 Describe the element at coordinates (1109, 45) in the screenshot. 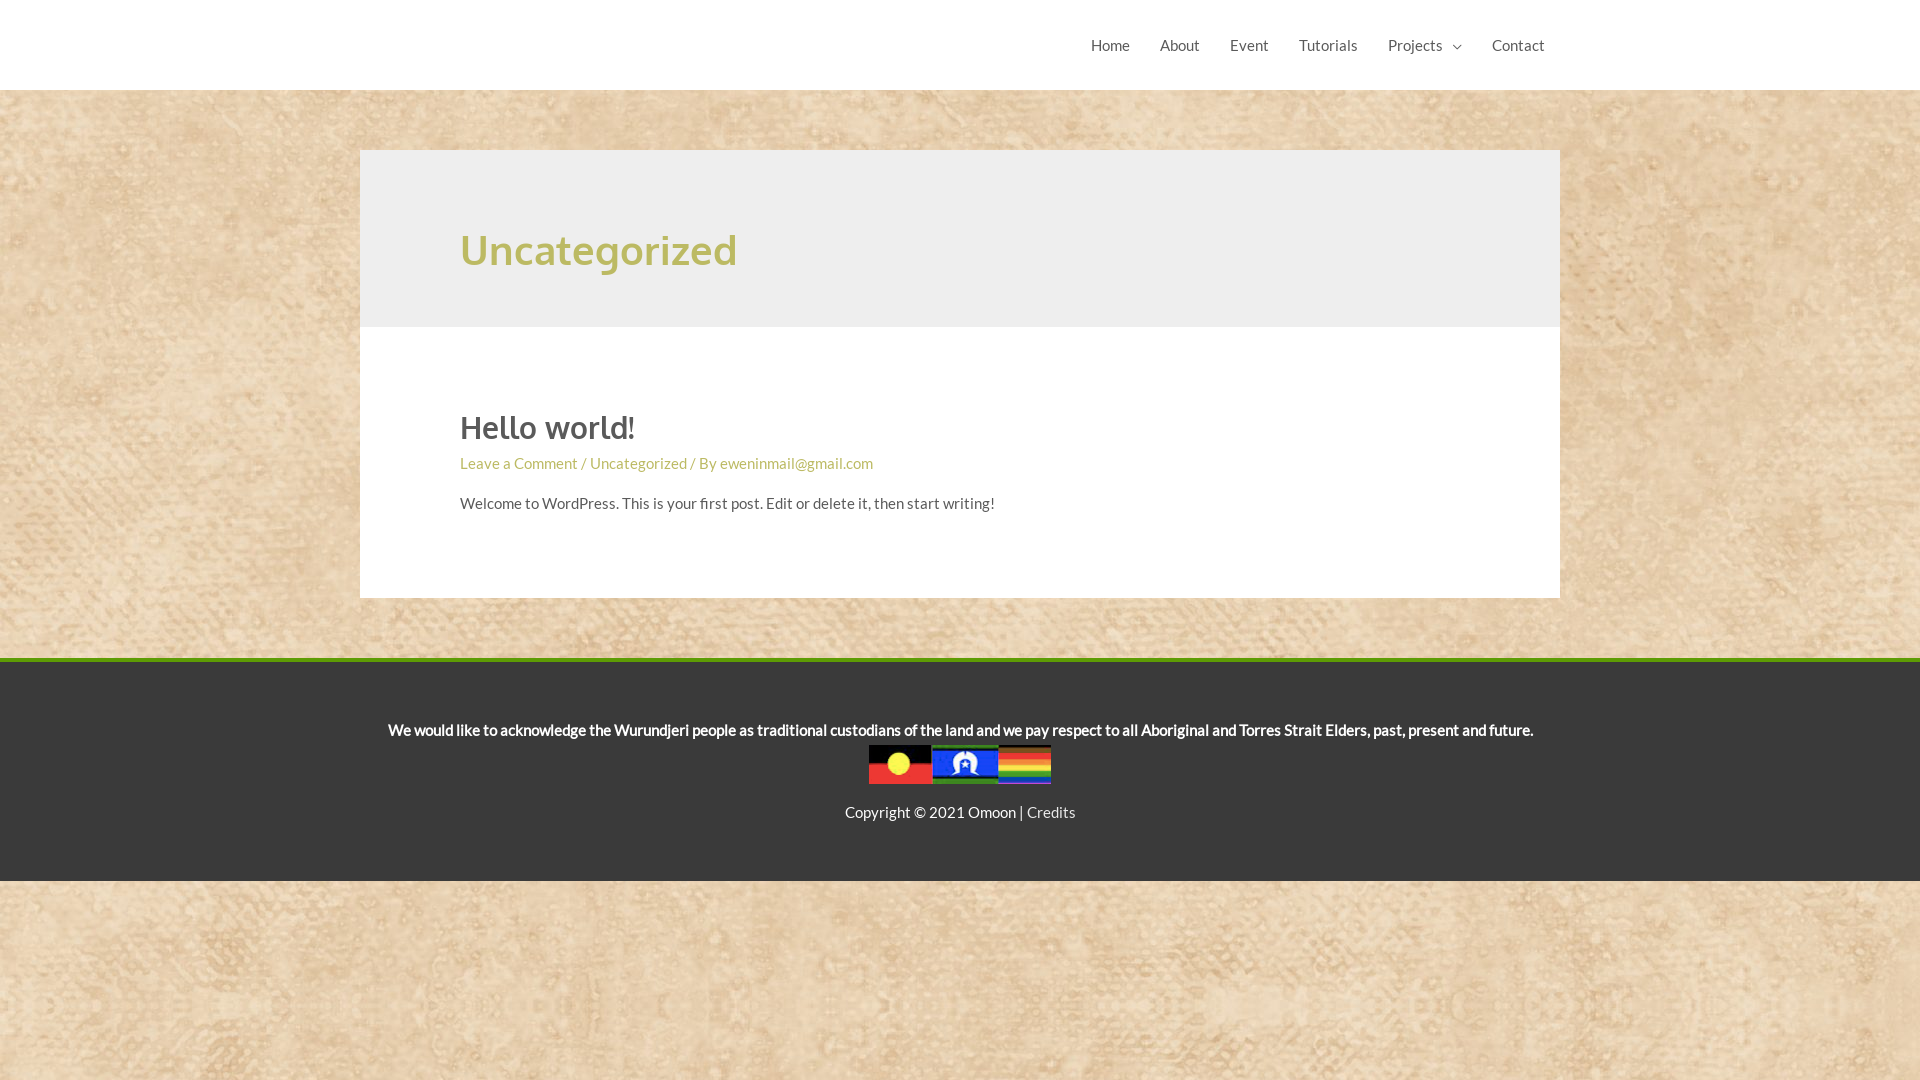

I see `'Home'` at that location.